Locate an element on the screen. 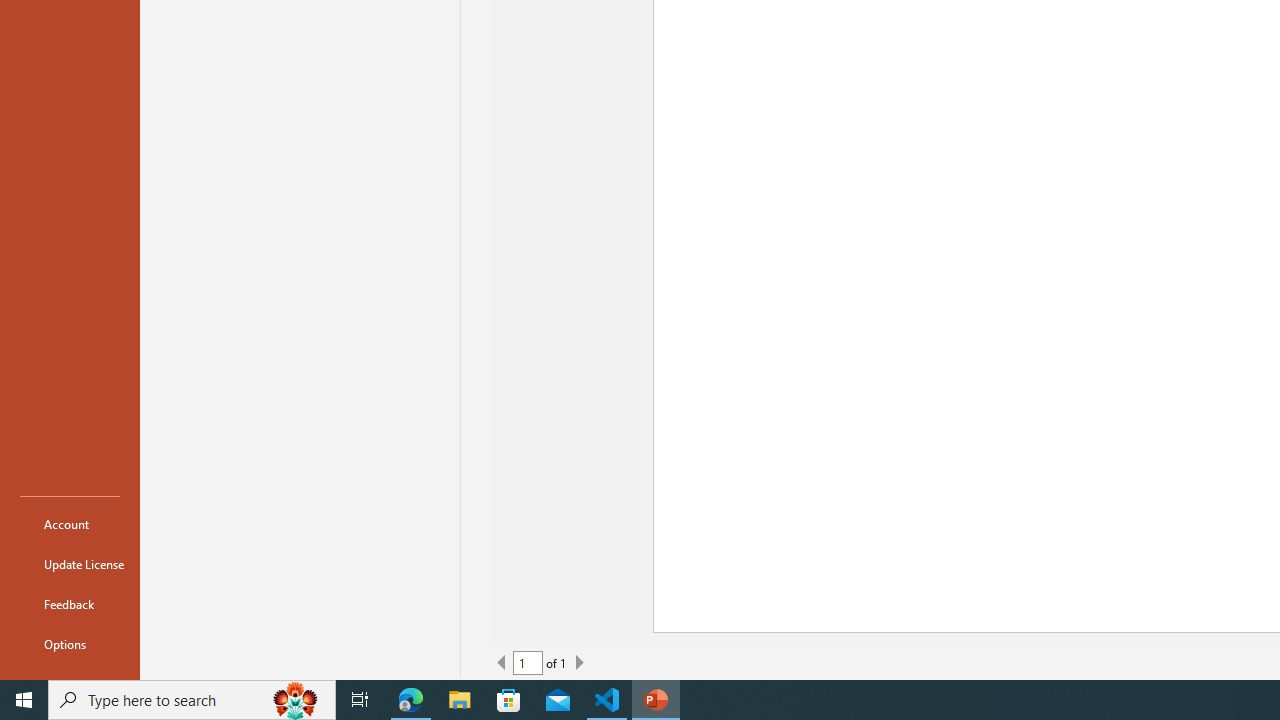 This screenshot has width=1280, height=720. 'Current Page' is located at coordinates (528, 663).